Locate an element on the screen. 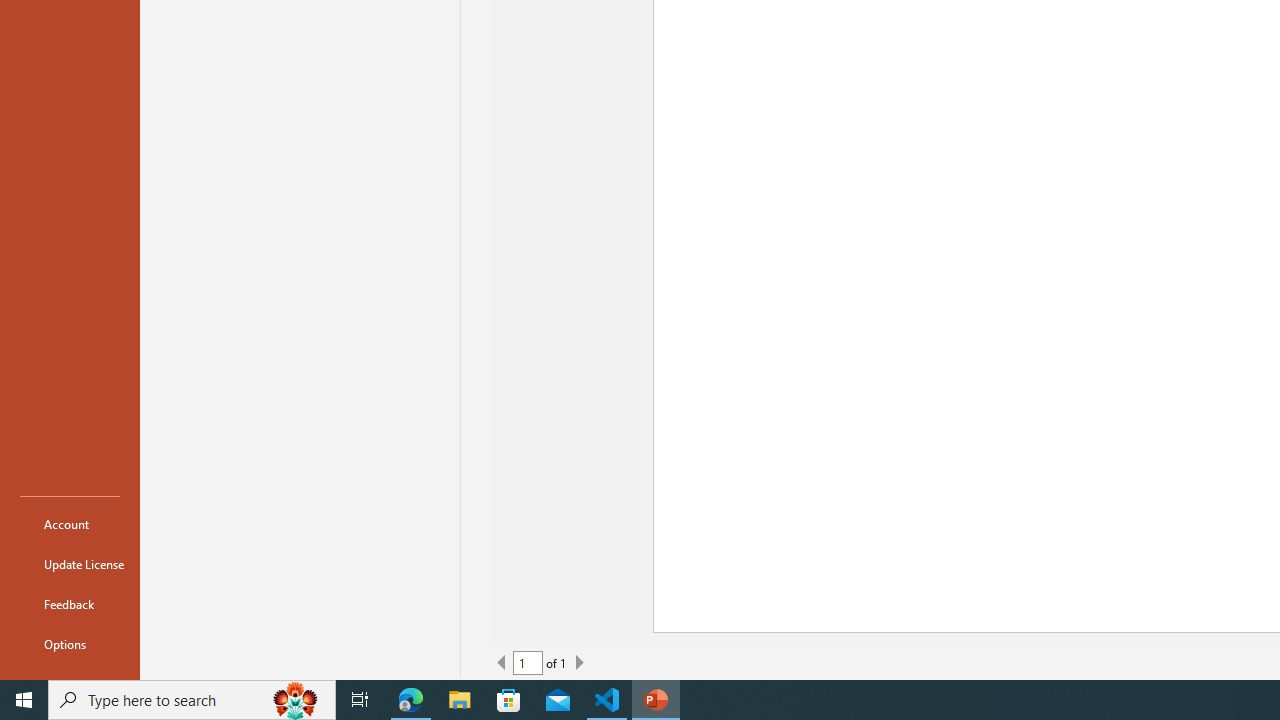 This screenshot has width=1280, height=720. 'Current Page' is located at coordinates (528, 663).